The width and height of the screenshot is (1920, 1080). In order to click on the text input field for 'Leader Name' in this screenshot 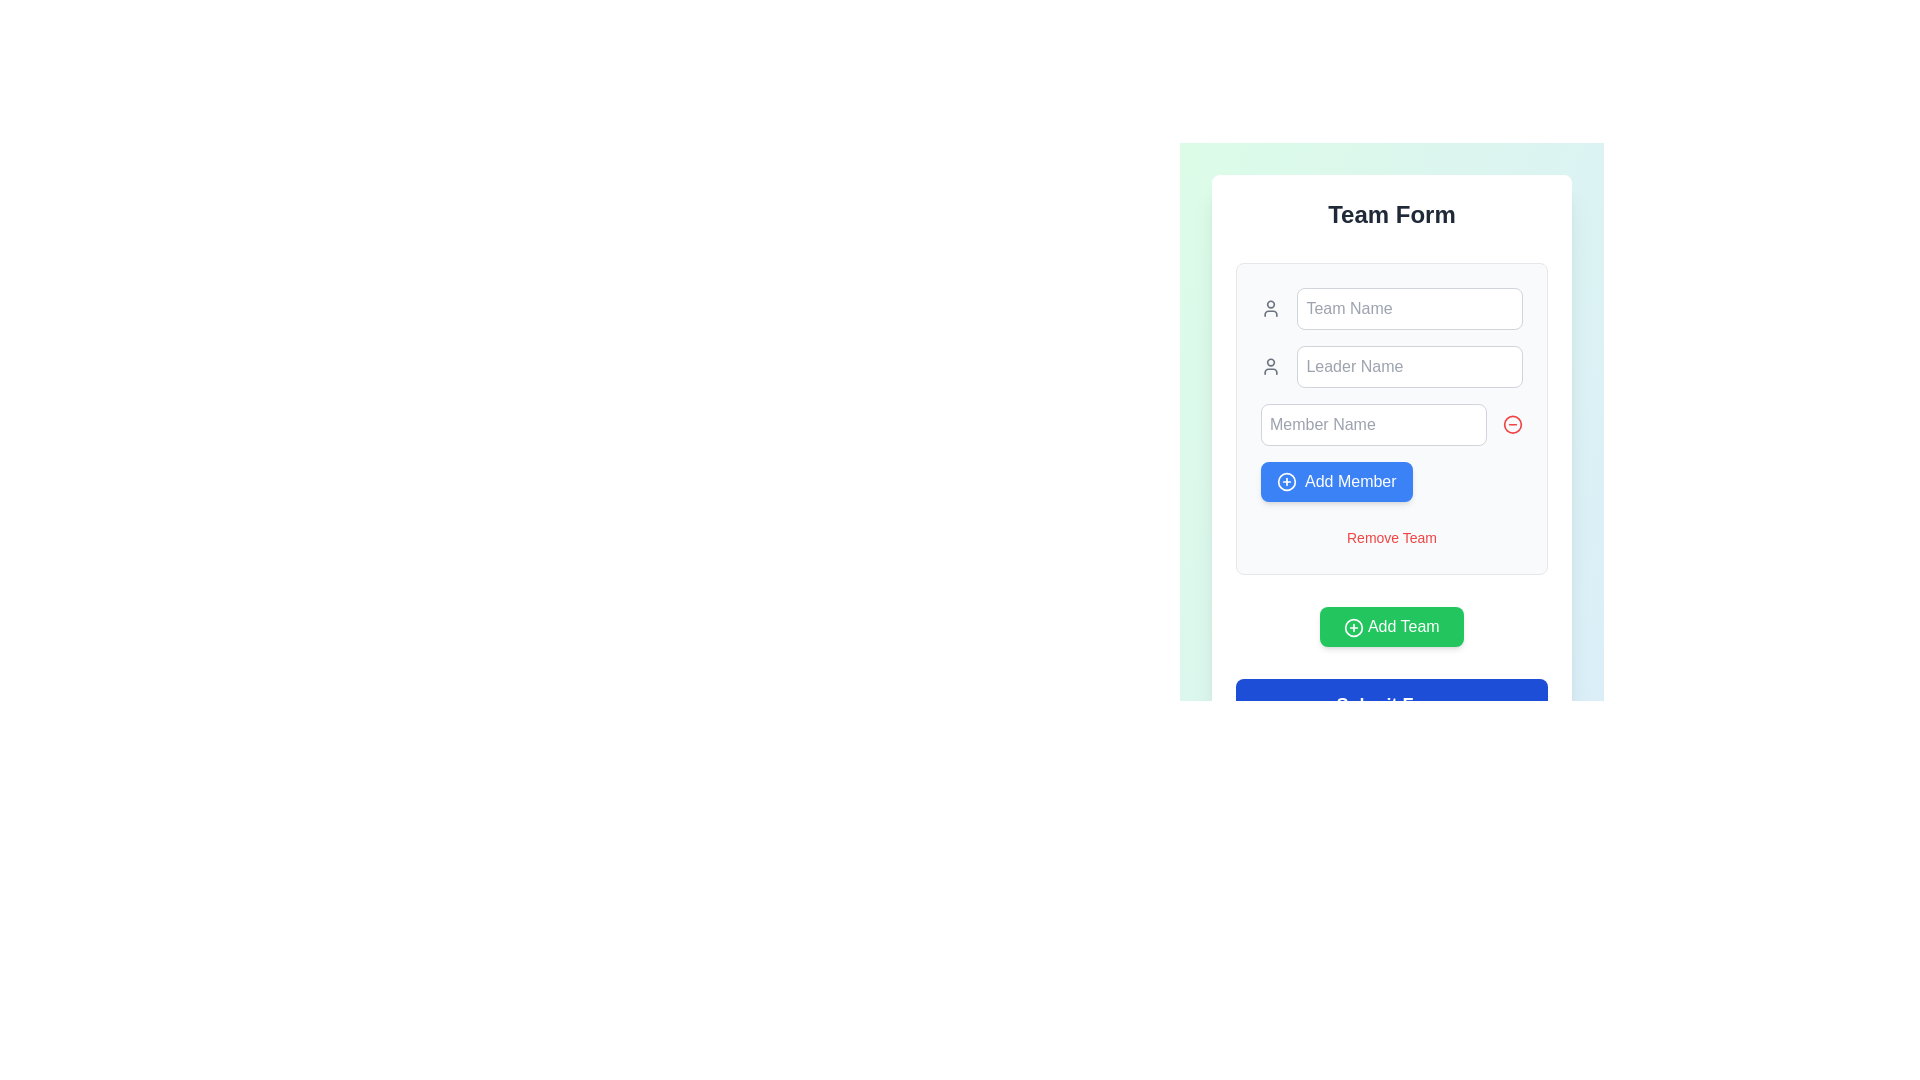, I will do `click(1409, 366)`.